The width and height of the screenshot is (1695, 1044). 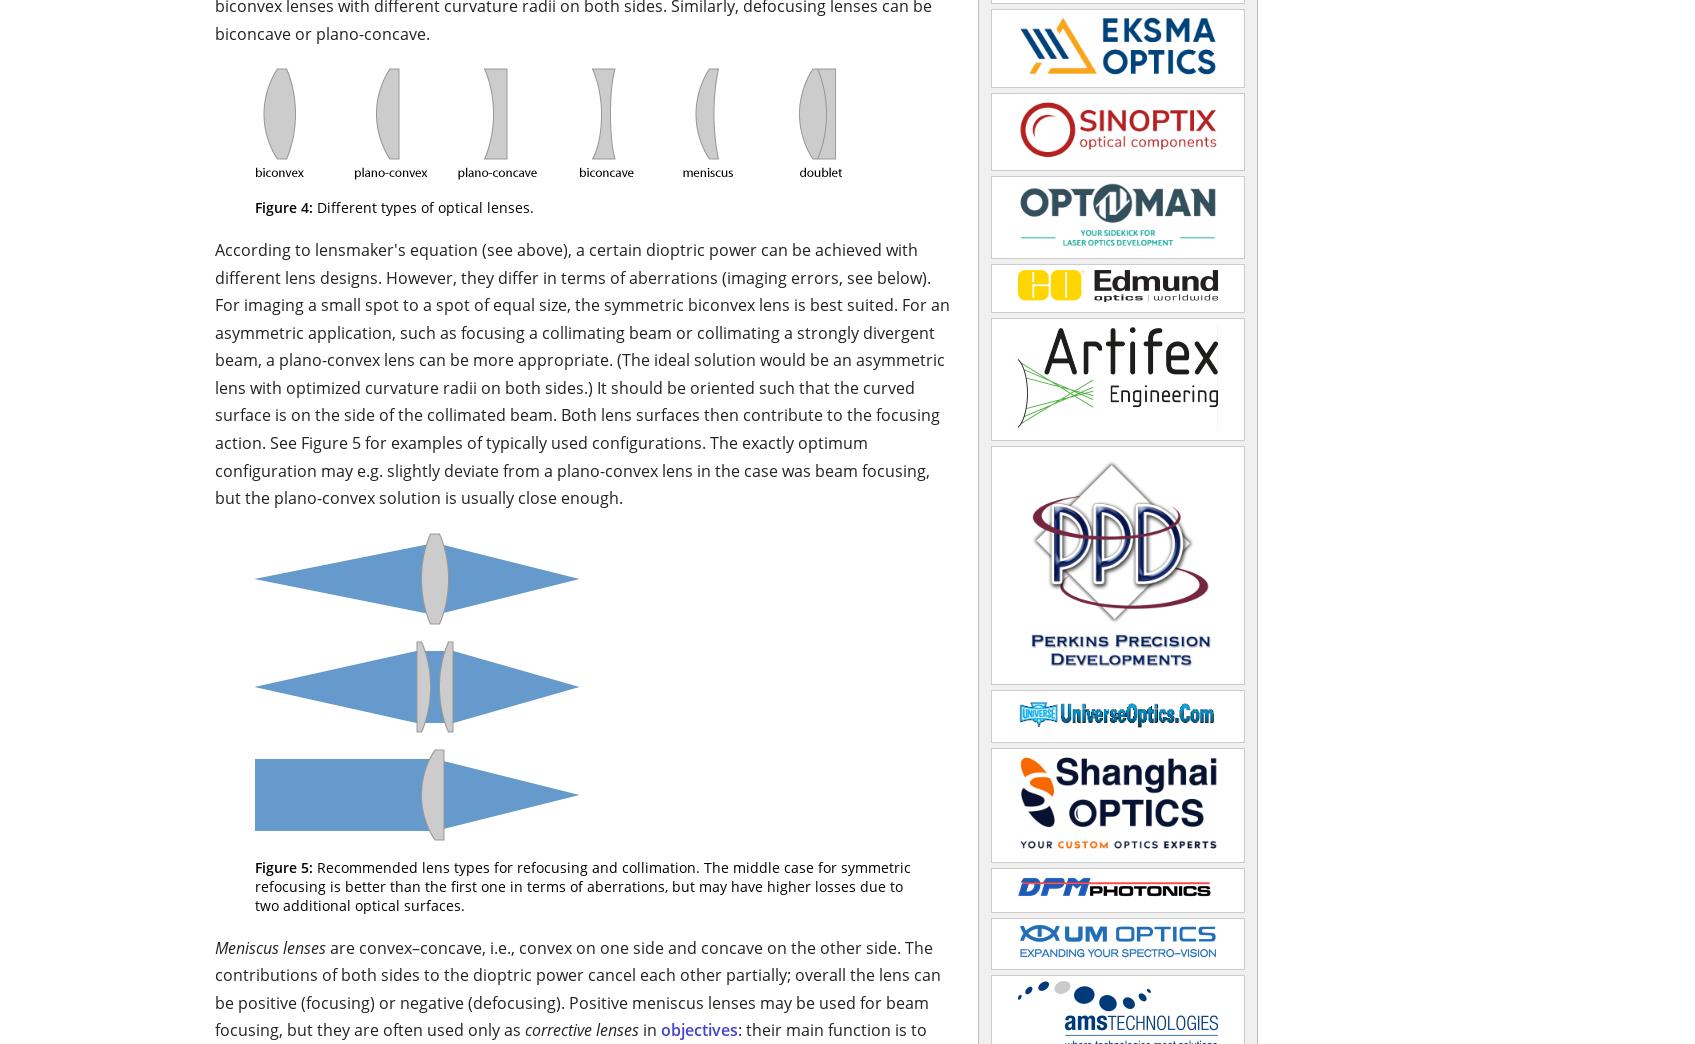 I want to click on 'According to lensmaker's equation (see above), a certain dioptric power can be achieved with different lens designs. However, they differ in terms of aberrations (imaging errors, see below). For imaging a small spot to a spot of equal size, the symmetric biconvex lens is best suited. For an asymmetric application, such as focusing a collimating beam or collimating a strongly divergent beam, a plano-convex lens can be more appropriate. (The ideal solution would be an asymmetric lens with optimized curvature radii on both sides.) It should be oriented such that the curved surface is on the side of the collimated beam. Both lens surfaces then contribute to the focusing action. See Figure 5 for examples of typically used configurations. The exactly optimum configuration may e.g. slightly deviate from a plano-convex lens in the case was beam focusing, but the plano-convex solution is usually close enough.', so click(x=213, y=373).